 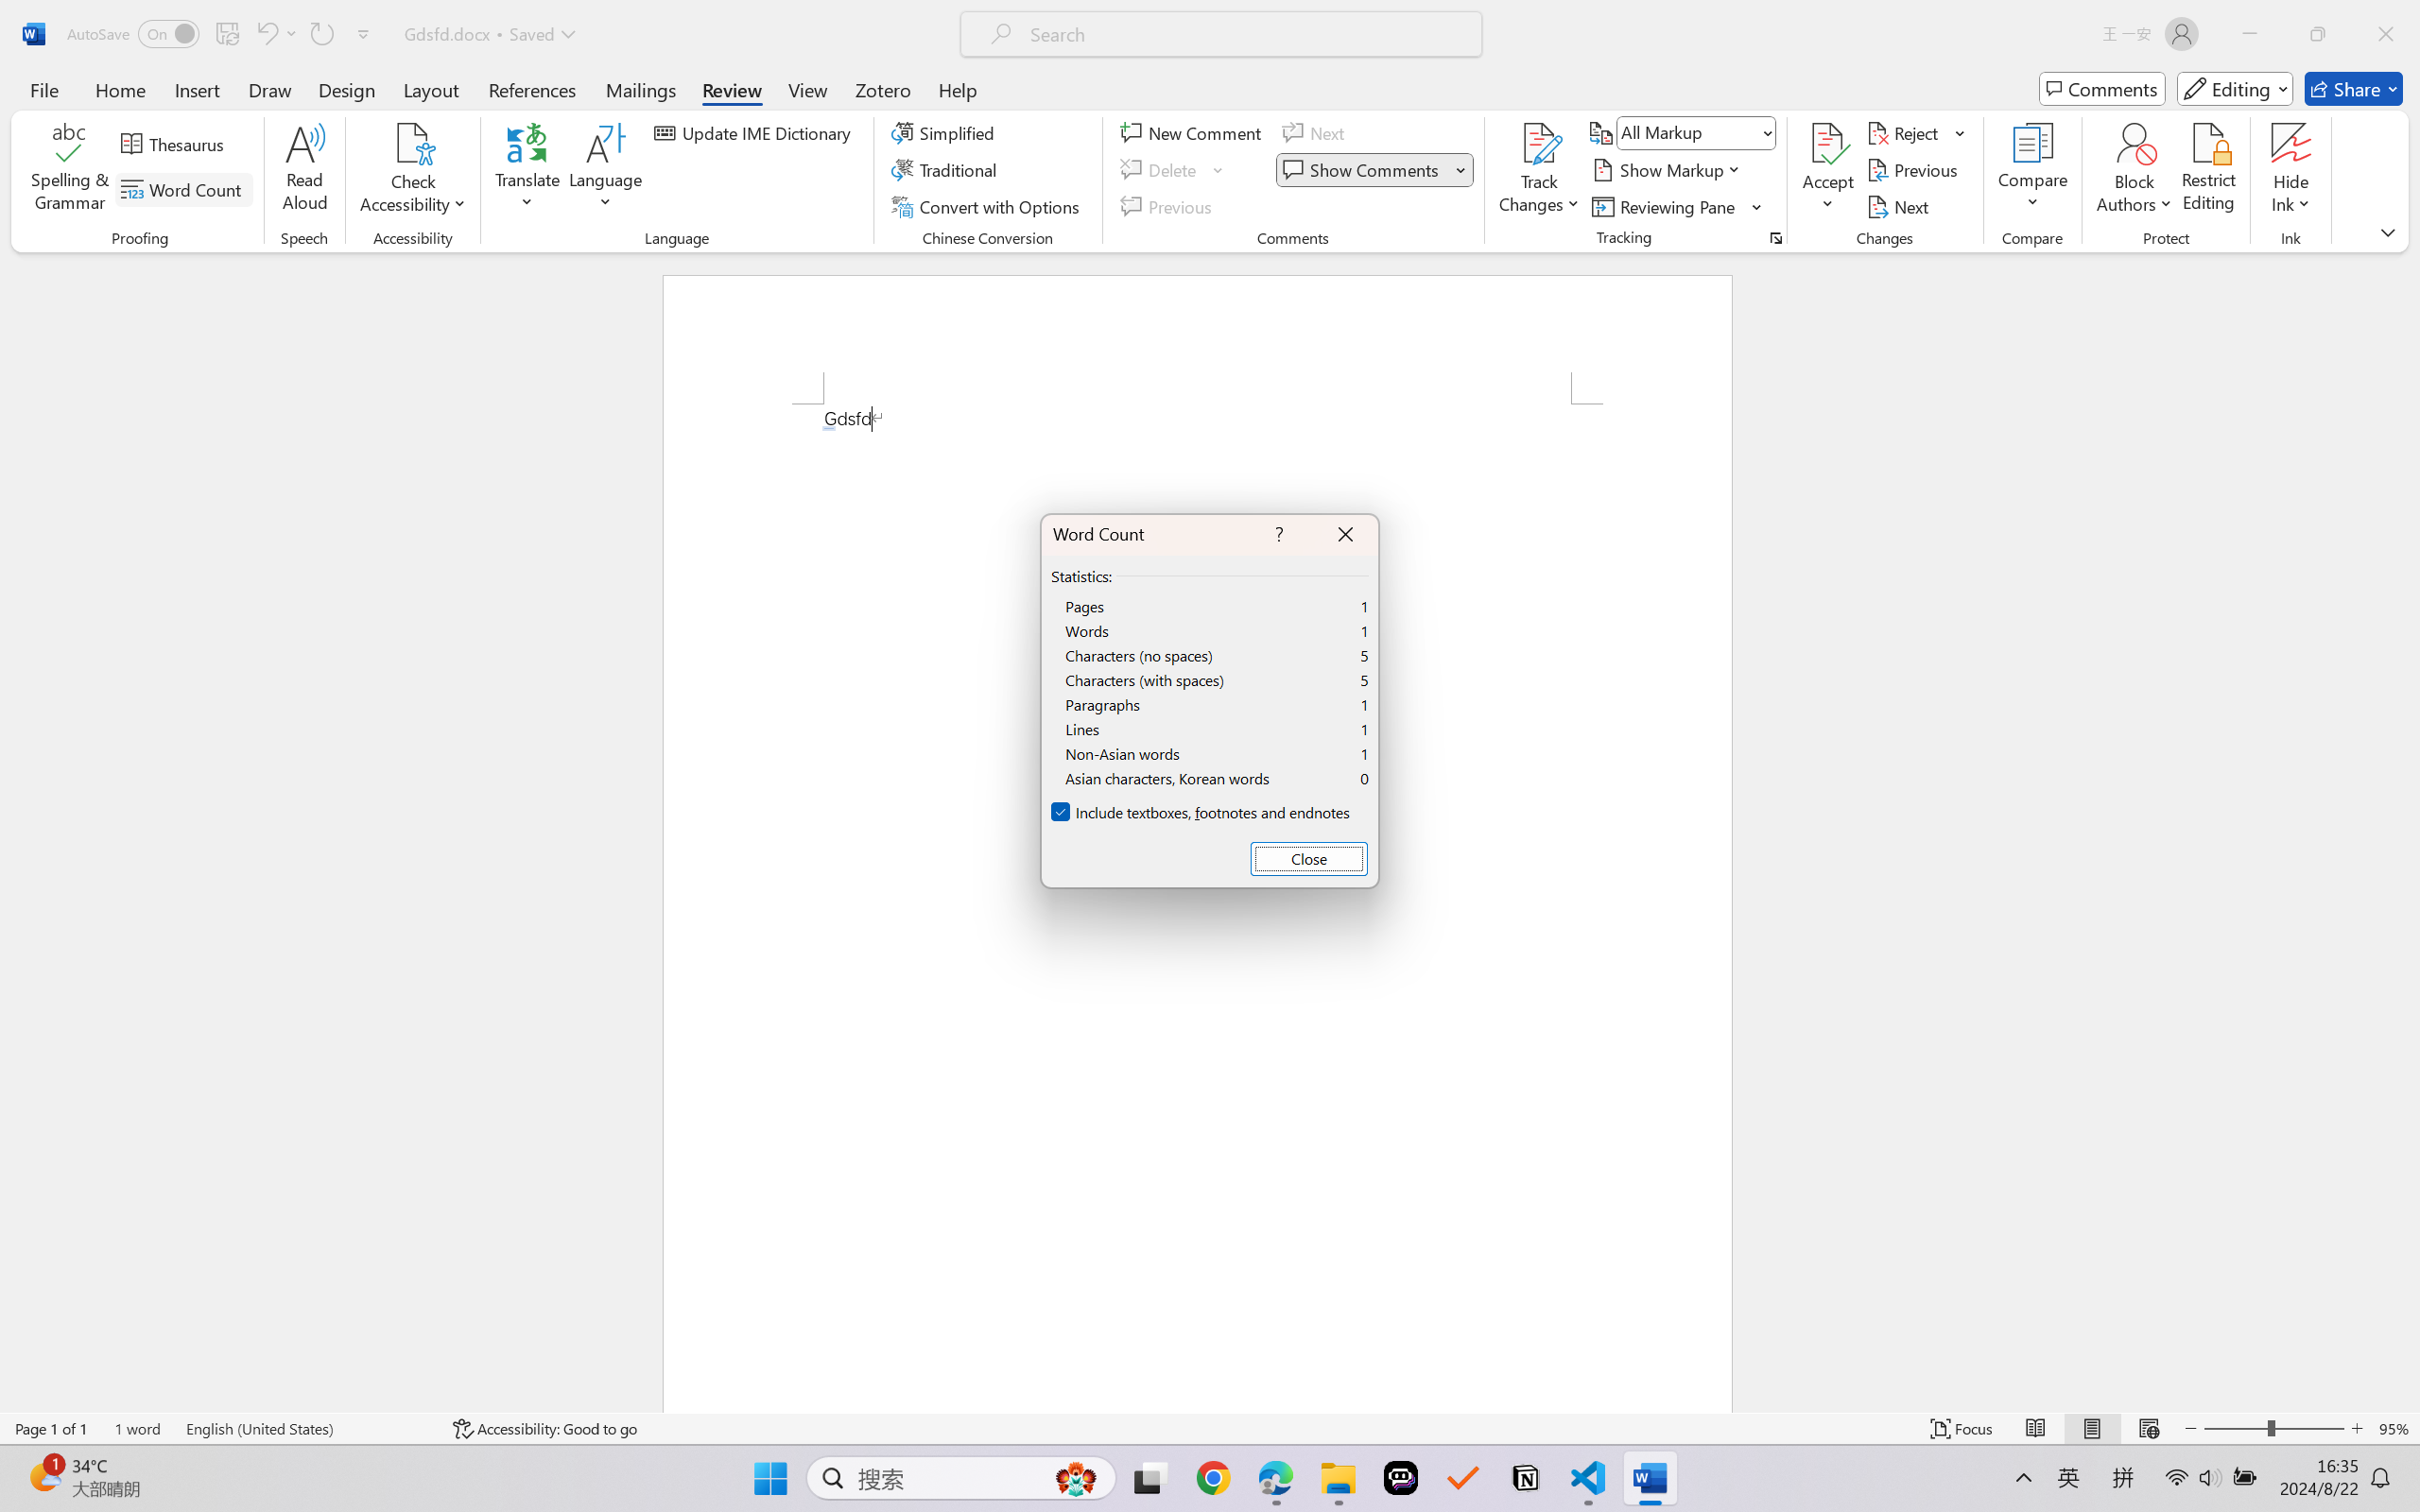 I want to click on 'Reviewing Pane', so click(x=1665, y=207).